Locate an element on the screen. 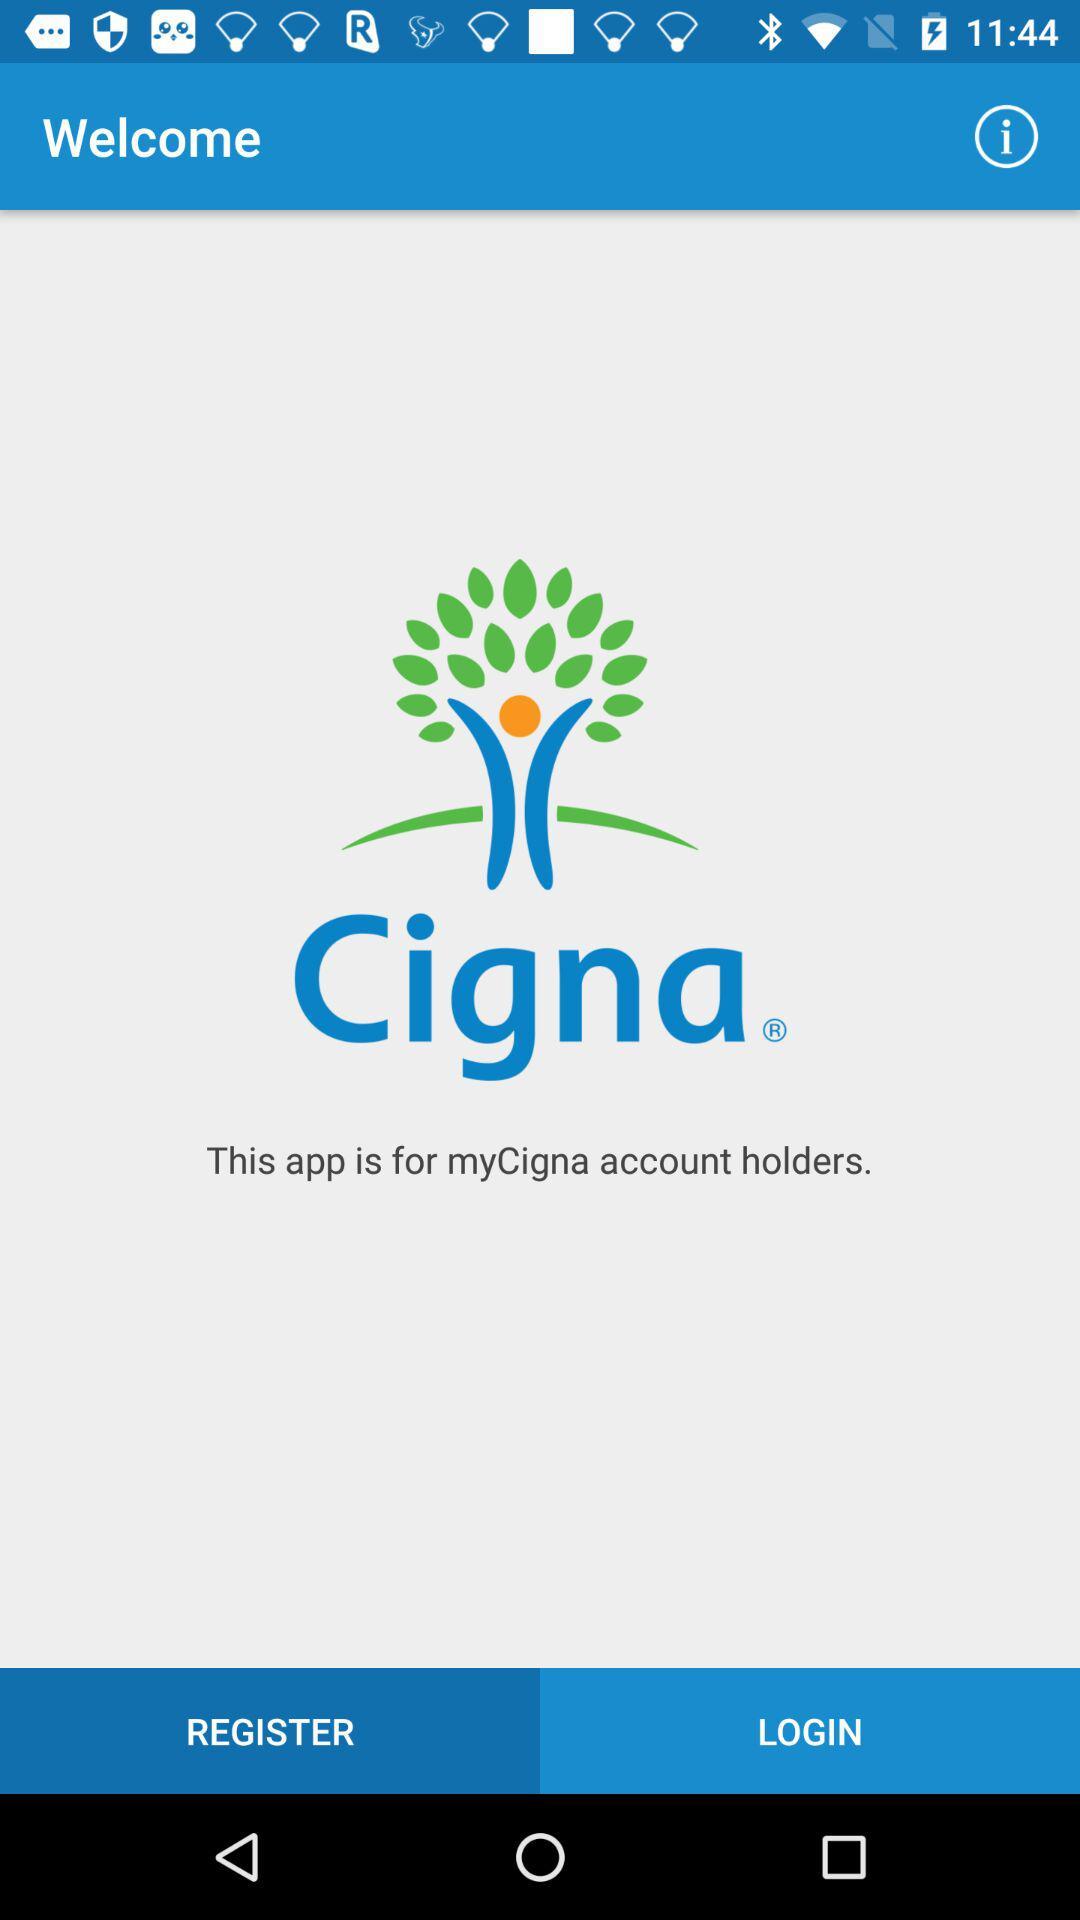  the icon at the top right corner is located at coordinates (1006, 135).